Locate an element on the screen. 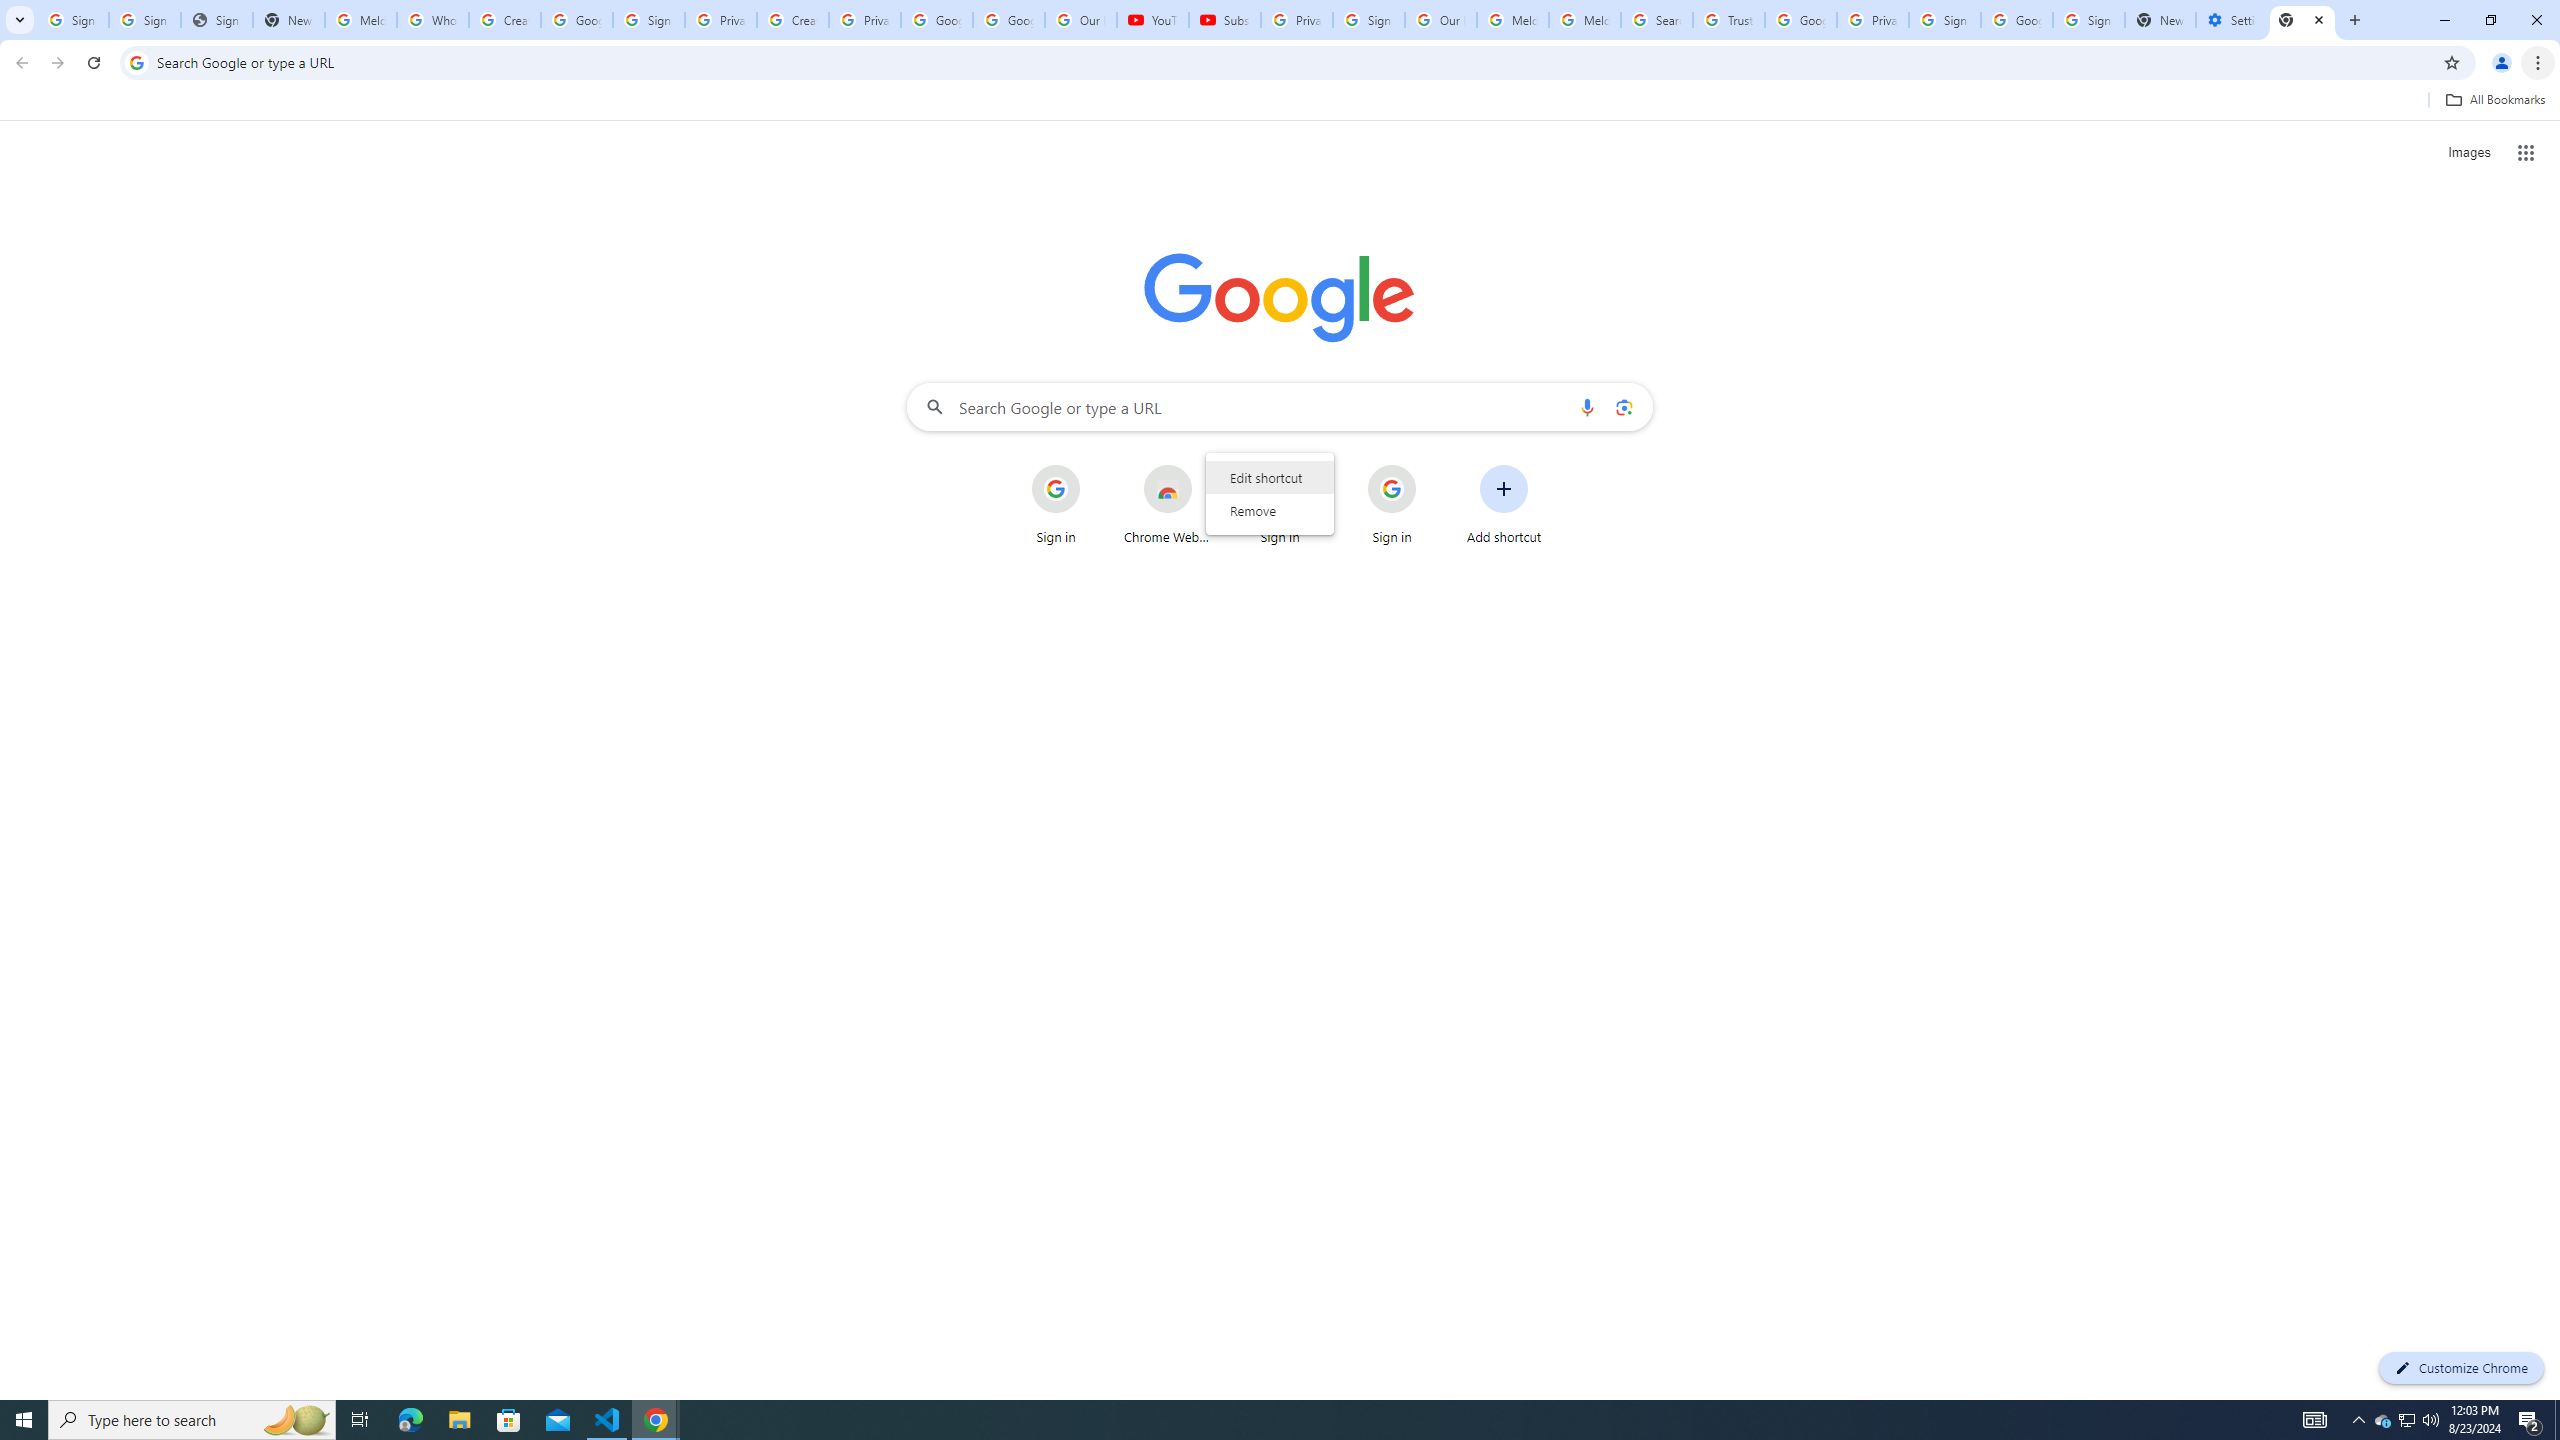  'Trusted Information and Content - Google Safety Center' is located at coordinates (1728, 19).